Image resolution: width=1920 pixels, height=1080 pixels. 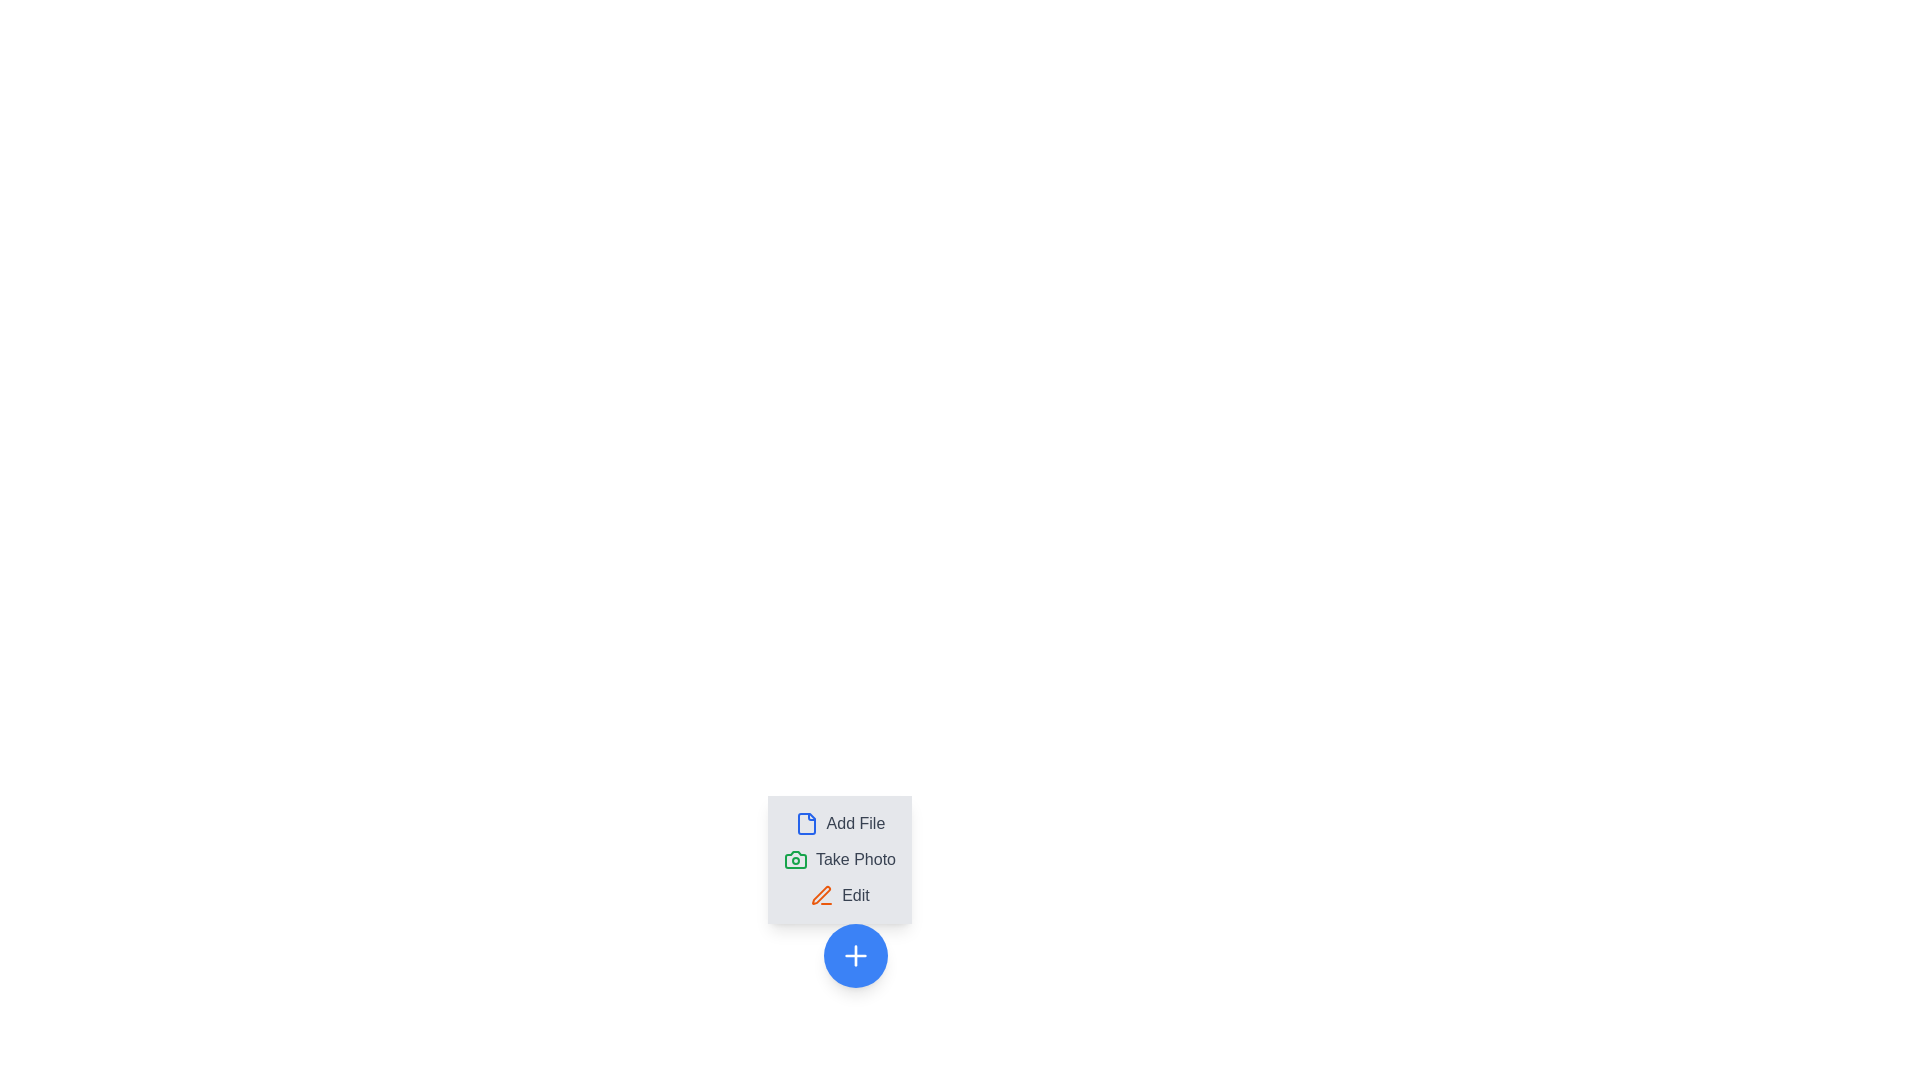 I want to click on the text label indicating an editing action, which is located at the bottom right corner of the menu card, to the right of the orange pencil icon, so click(x=855, y=894).